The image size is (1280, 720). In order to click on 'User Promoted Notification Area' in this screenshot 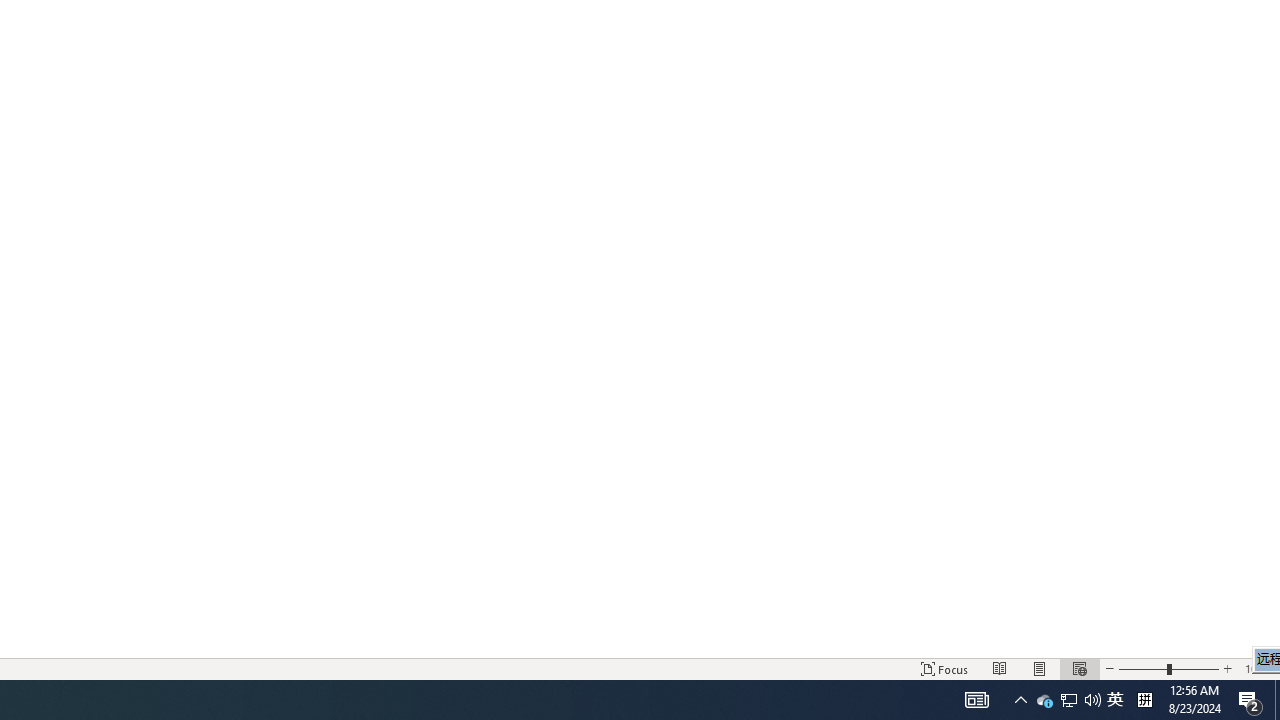, I will do `click(1068, 698)`.